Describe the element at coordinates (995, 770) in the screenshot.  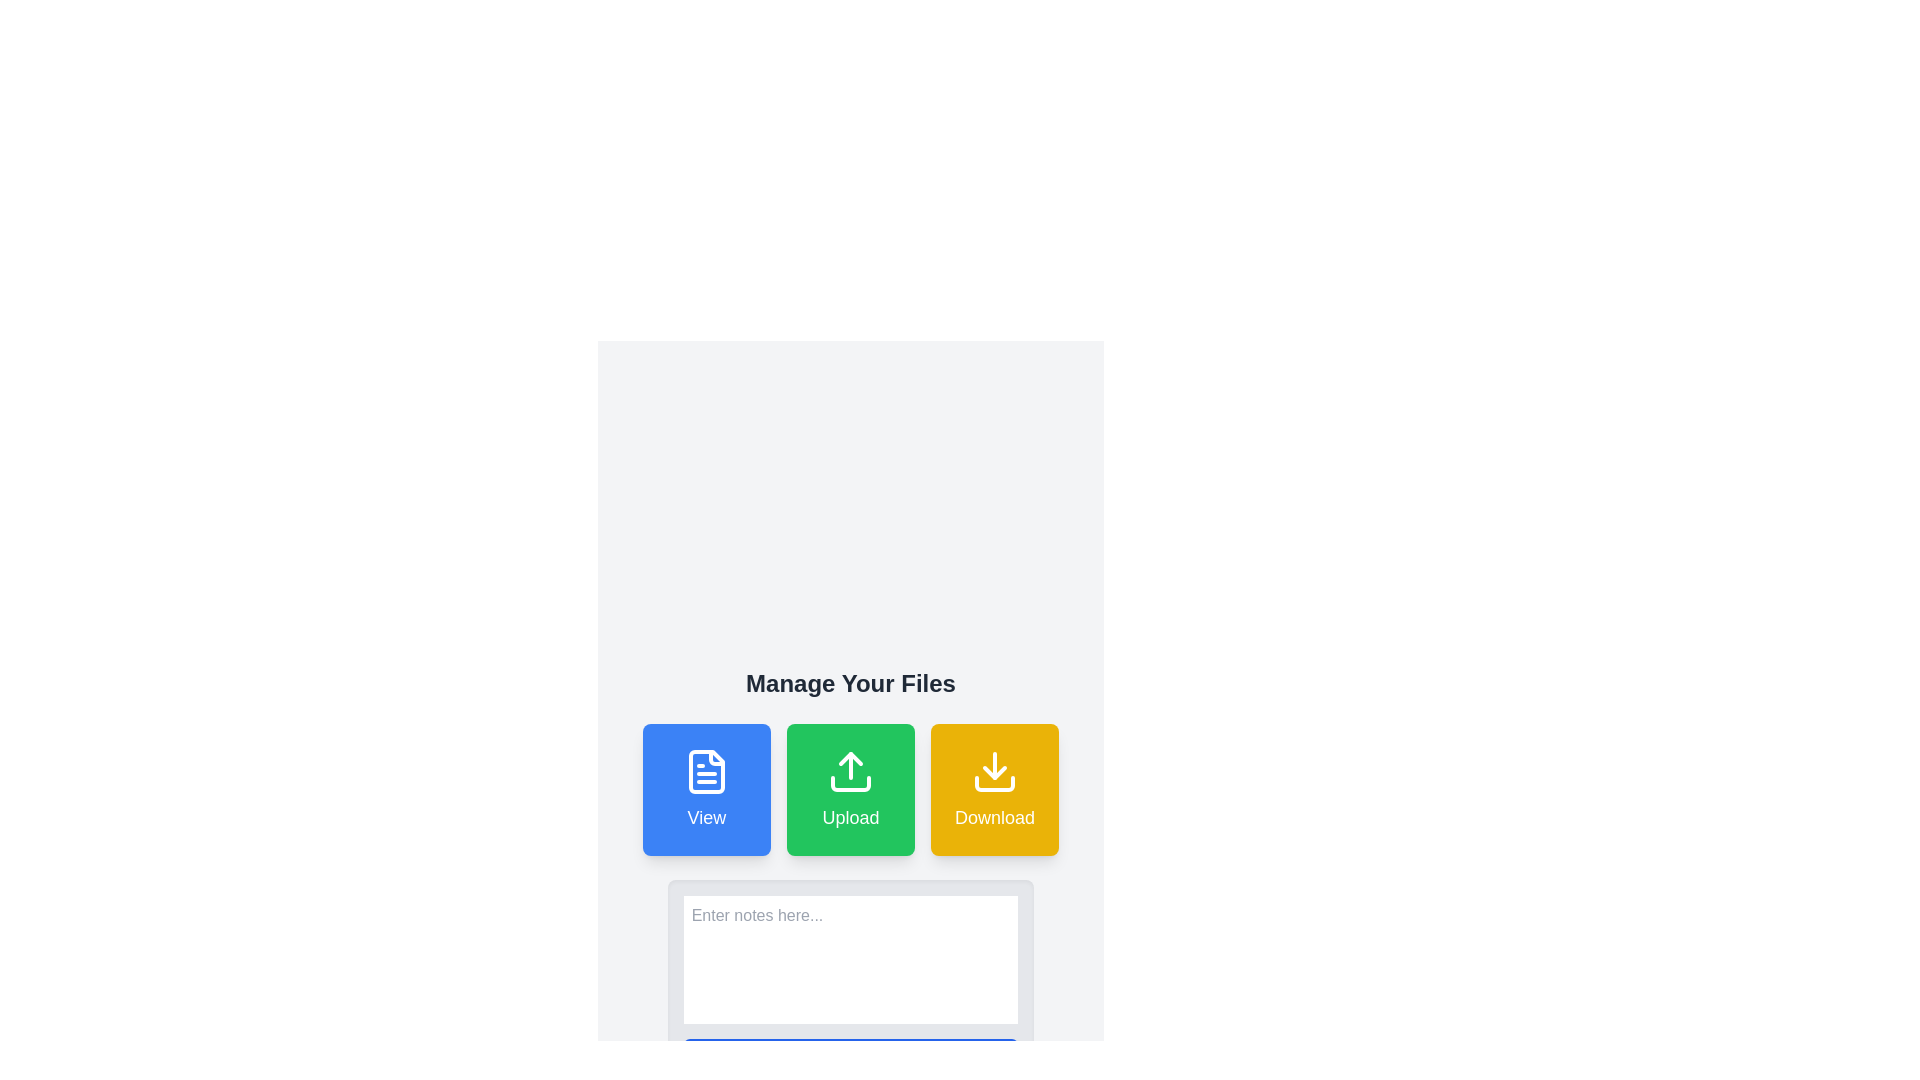
I see `the SVG icon resembling a downward-facing arrow with a yellow background located within the 'Download' button, positioned to the right of the 'Upload' button` at that location.